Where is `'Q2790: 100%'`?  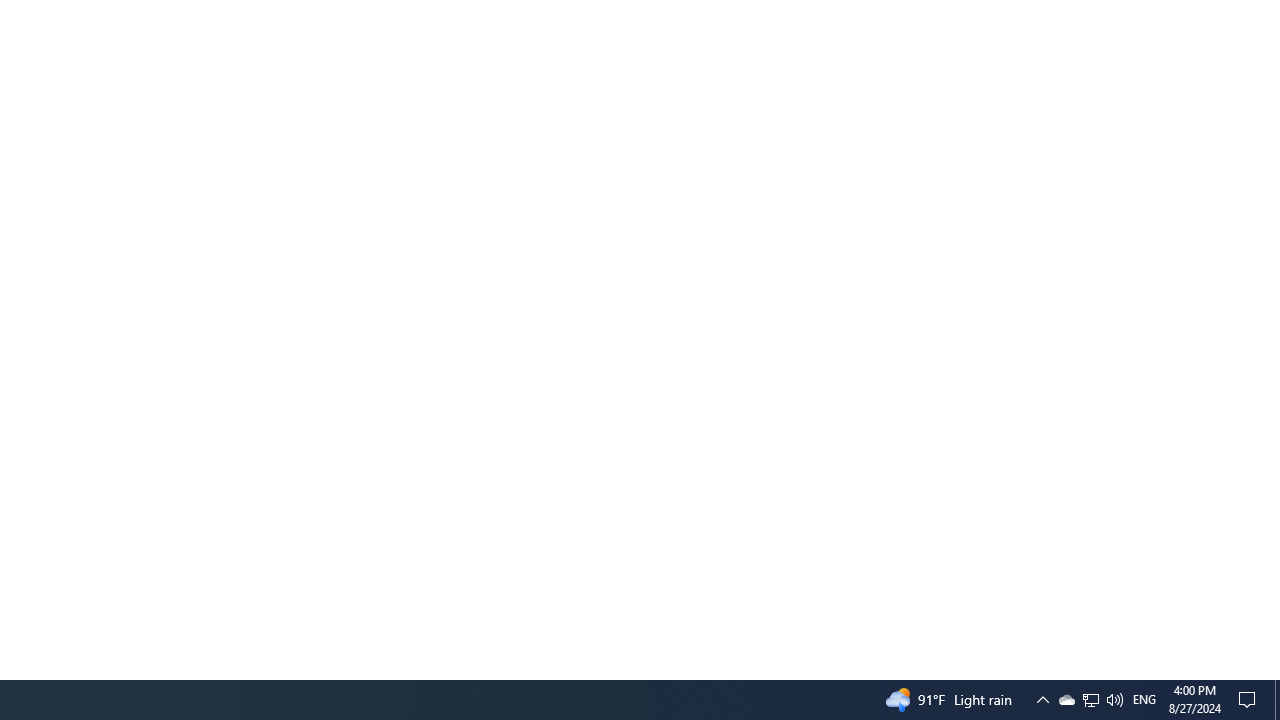 'Q2790: 100%' is located at coordinates (1113, 698).